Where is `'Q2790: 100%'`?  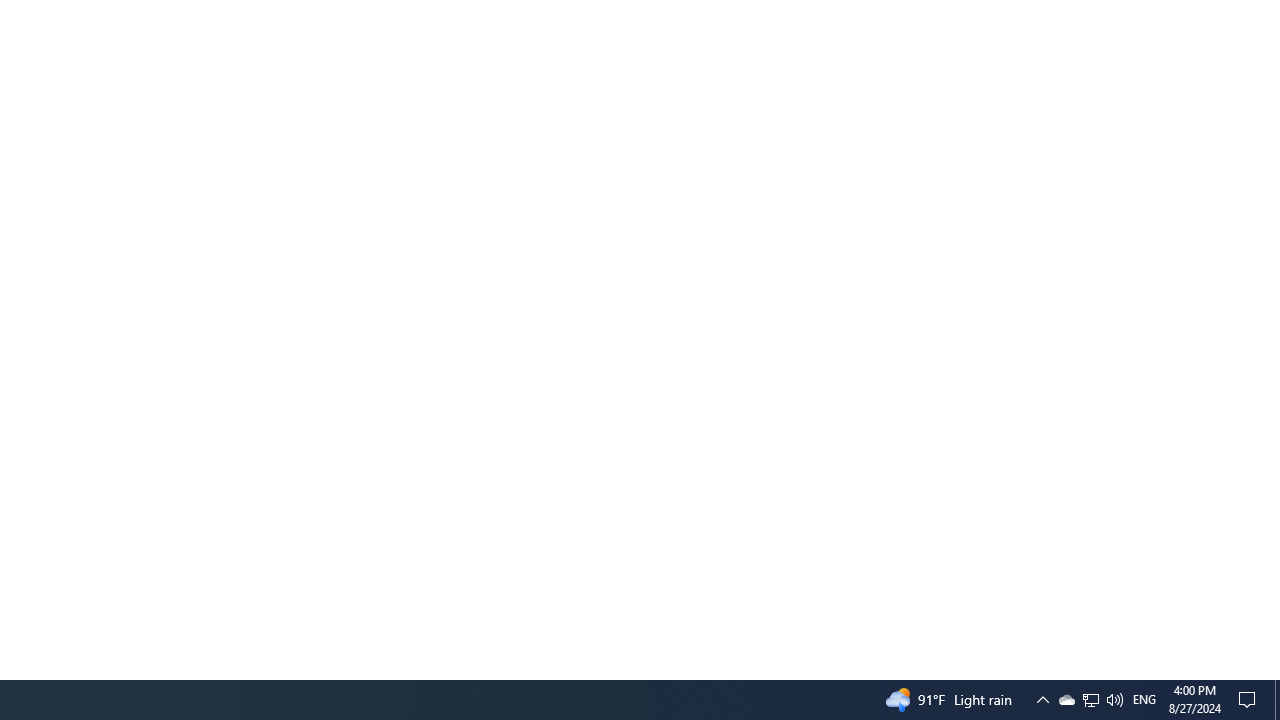 'Q2790: 100%' is located at coordinates (1113, 698).